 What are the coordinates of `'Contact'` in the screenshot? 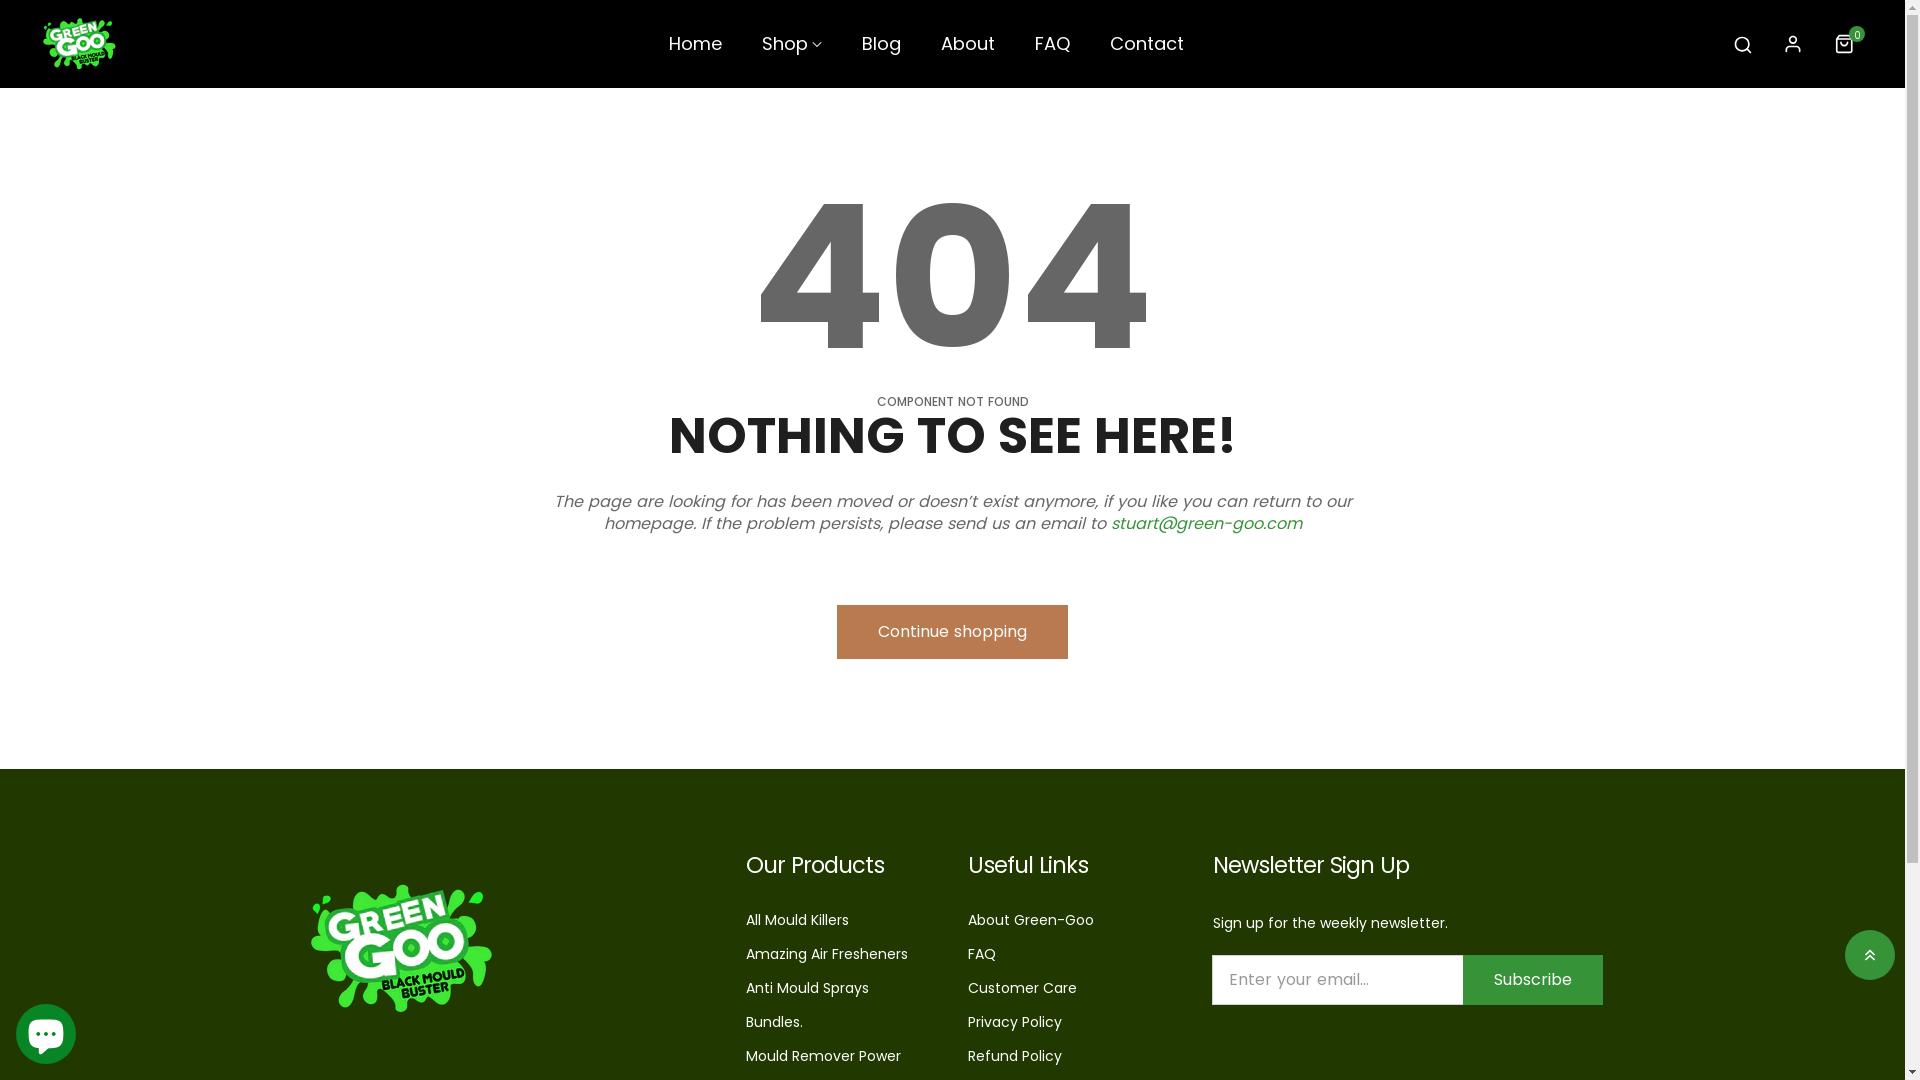 It's located at (1147, 51).